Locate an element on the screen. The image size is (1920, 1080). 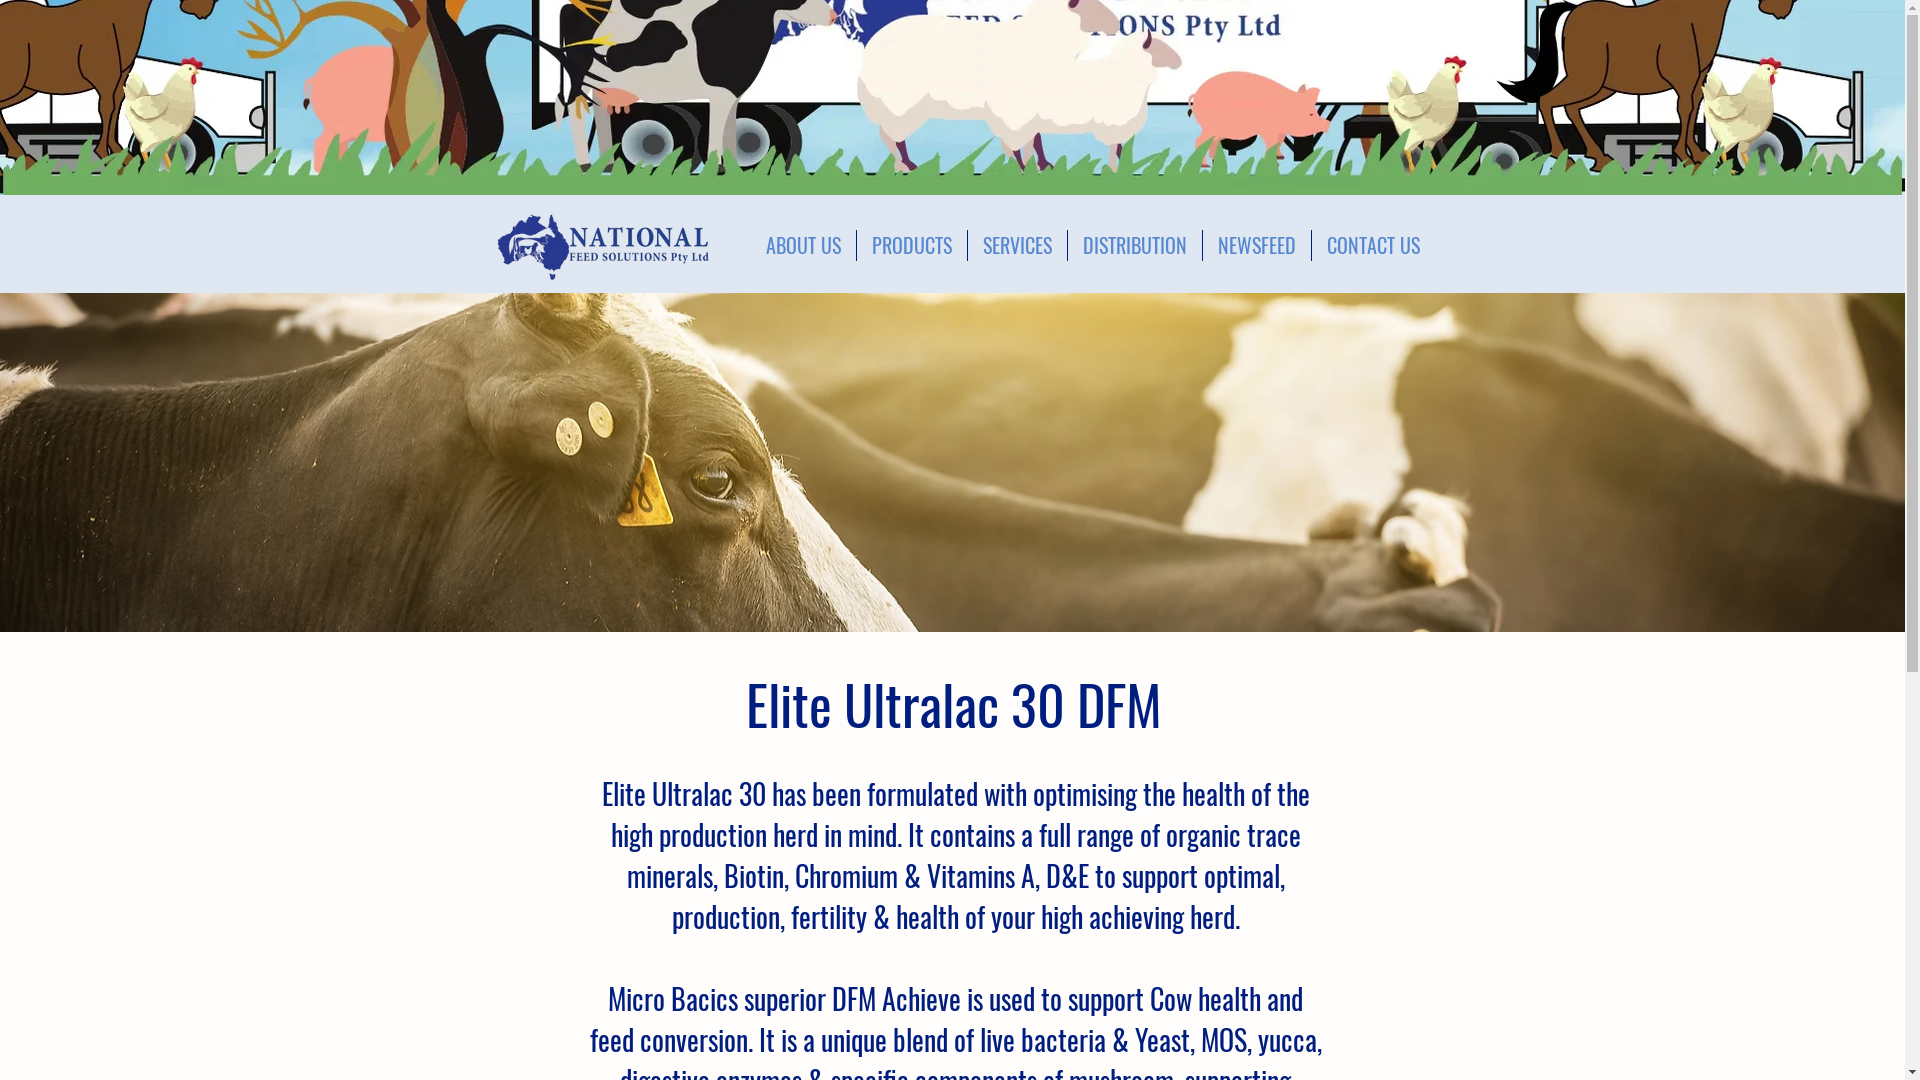
'PRODUCTS' is located at coordinates (911, 244).